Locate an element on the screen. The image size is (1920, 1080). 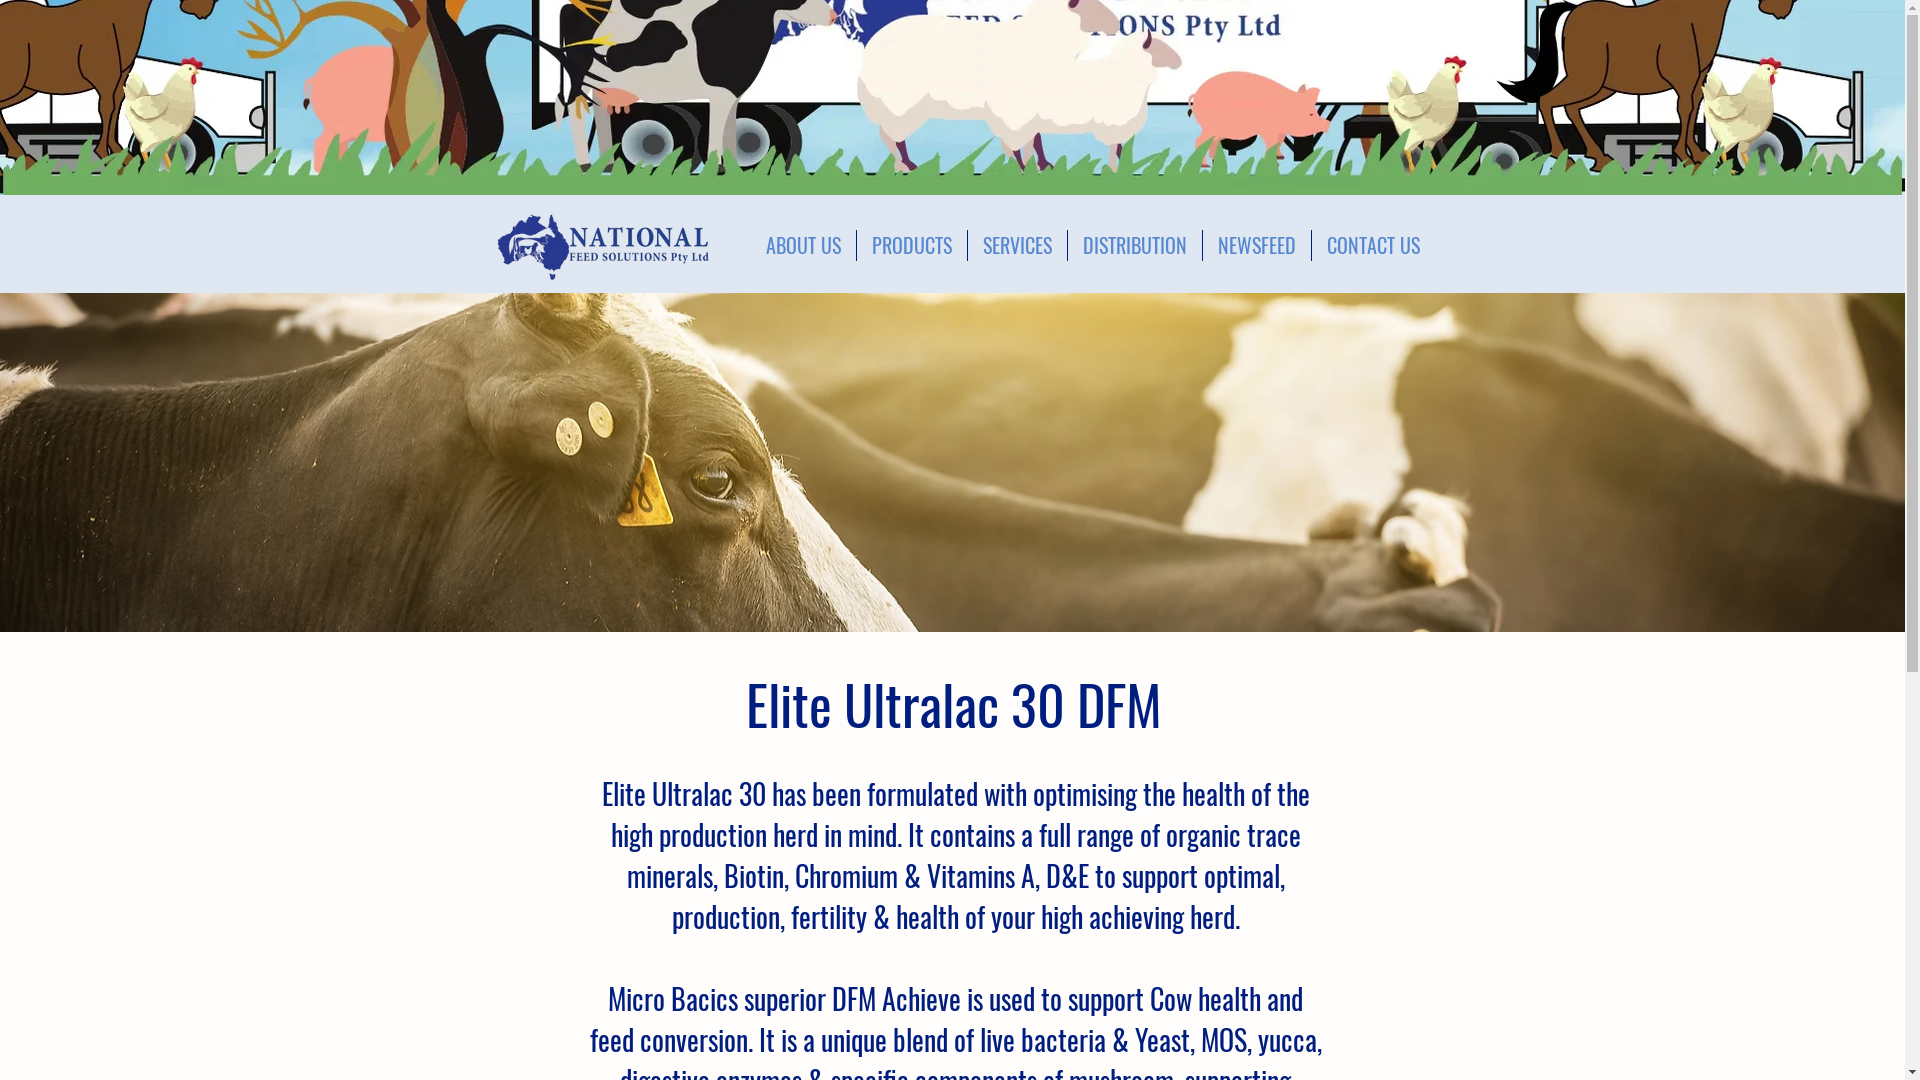
'PRODUCTS' is located at coordinates (911, 244).